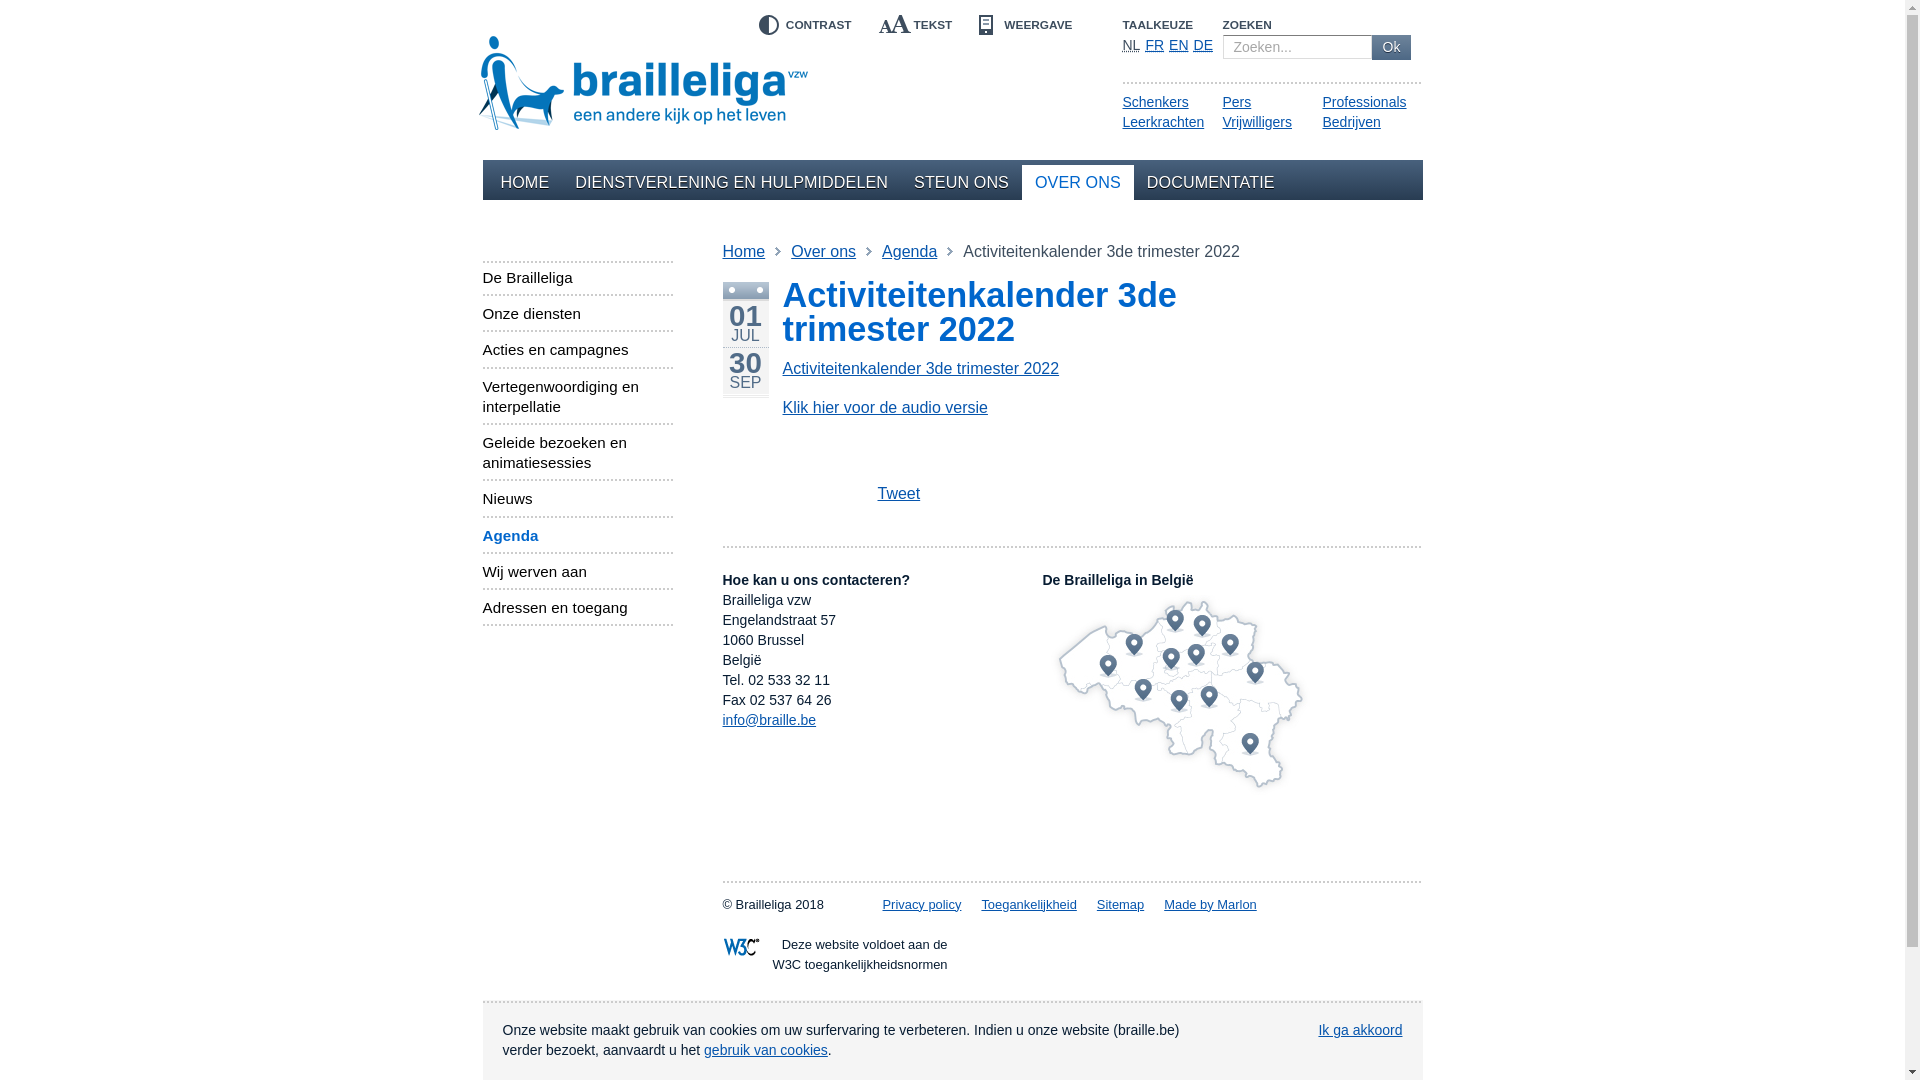  I want to click on 'DIENSTVERLENING EN HULPMIDDELEN', so click(730, 182).